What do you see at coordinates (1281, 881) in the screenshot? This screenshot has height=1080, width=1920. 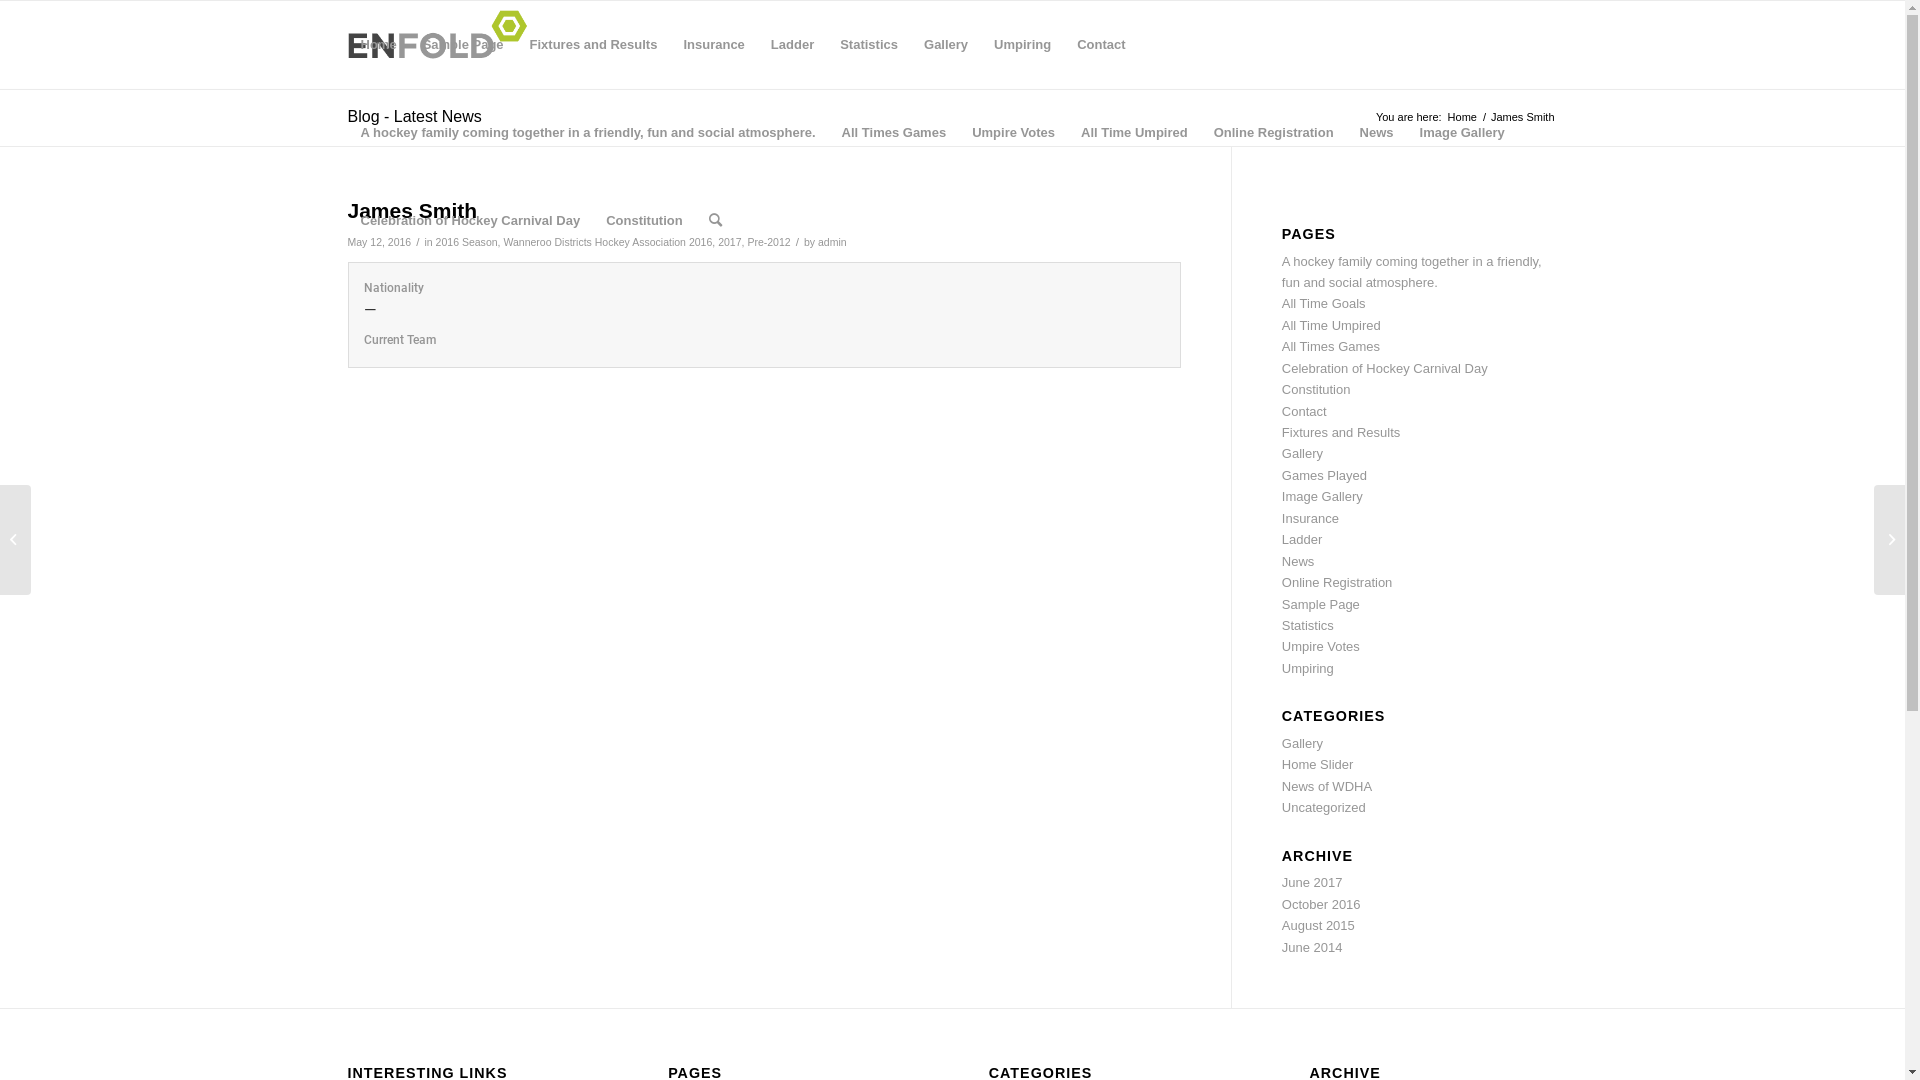 I see `'June 2017'` at bounding box center [1281, 881].